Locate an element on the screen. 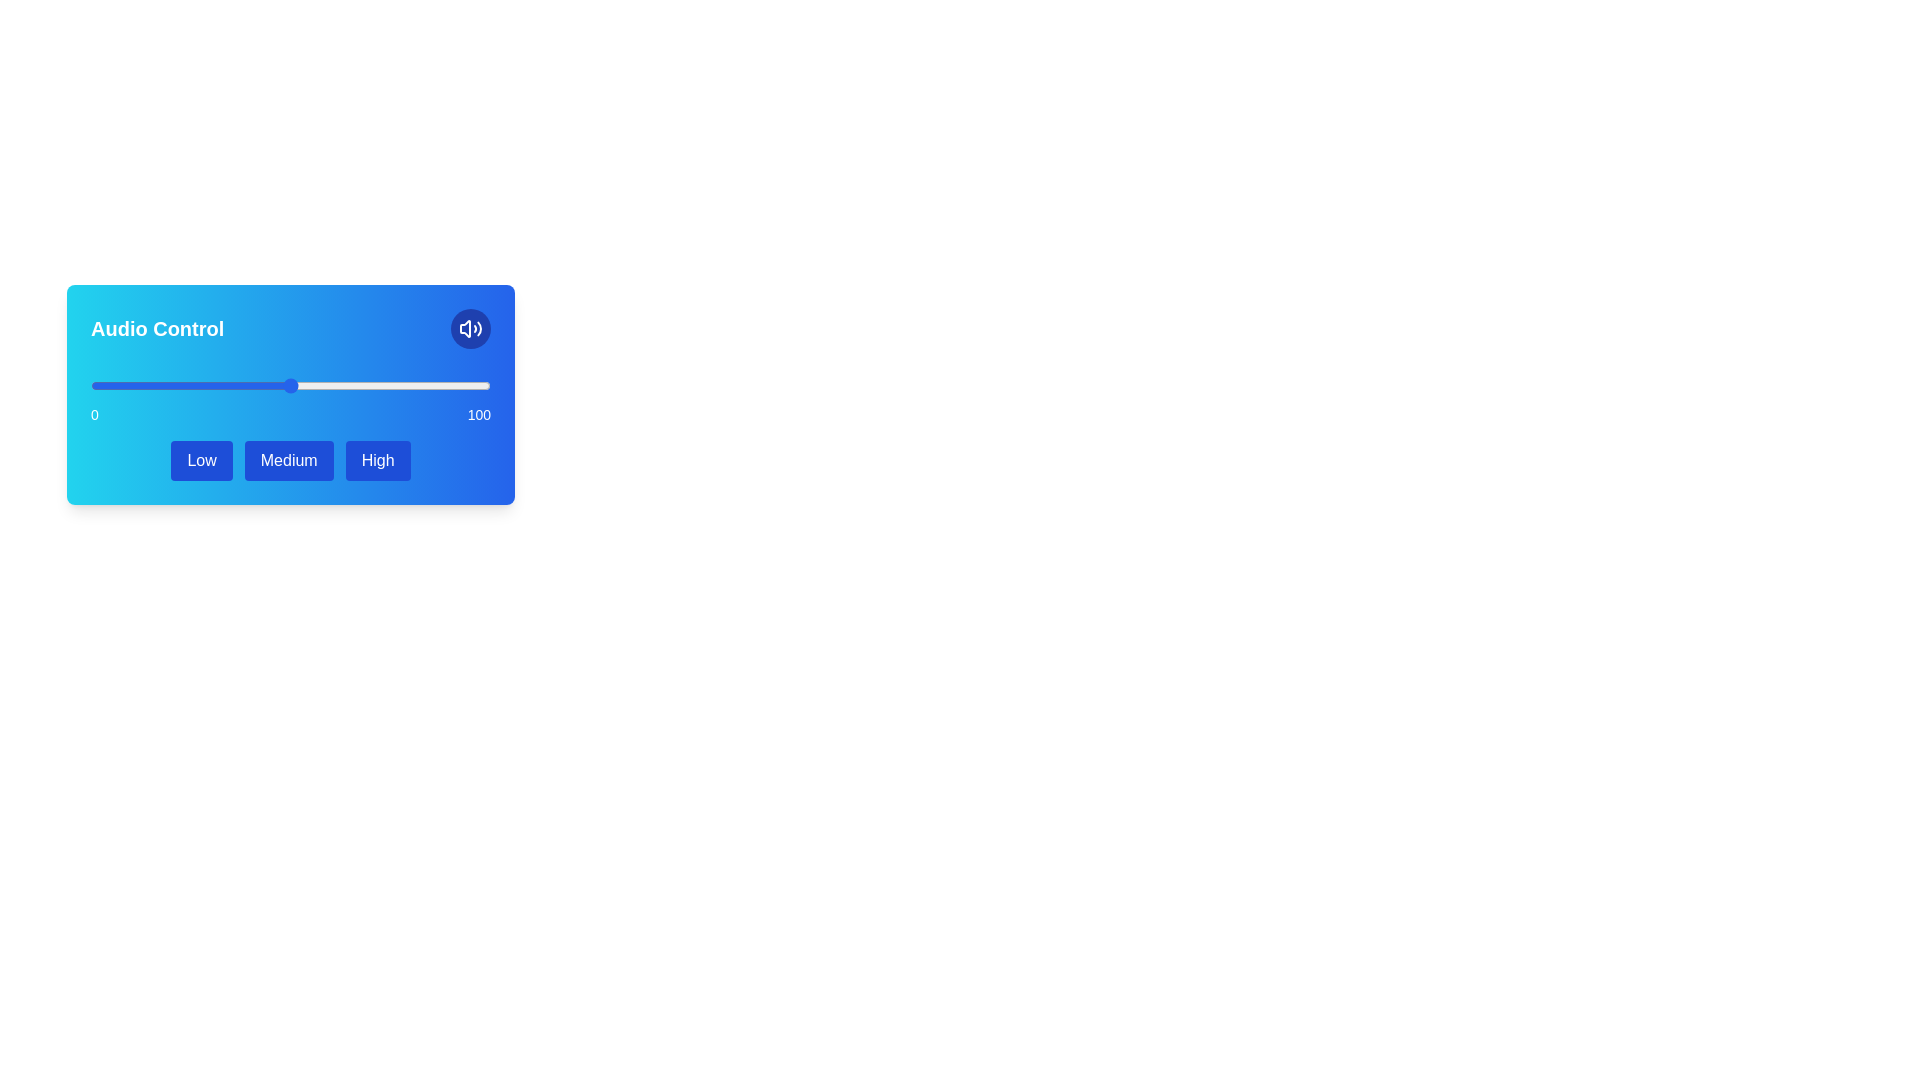  the 'Medium' button in the group of buttons labeled 'Low', 'Medium', and 'High' is located at coordinates (290, 461).